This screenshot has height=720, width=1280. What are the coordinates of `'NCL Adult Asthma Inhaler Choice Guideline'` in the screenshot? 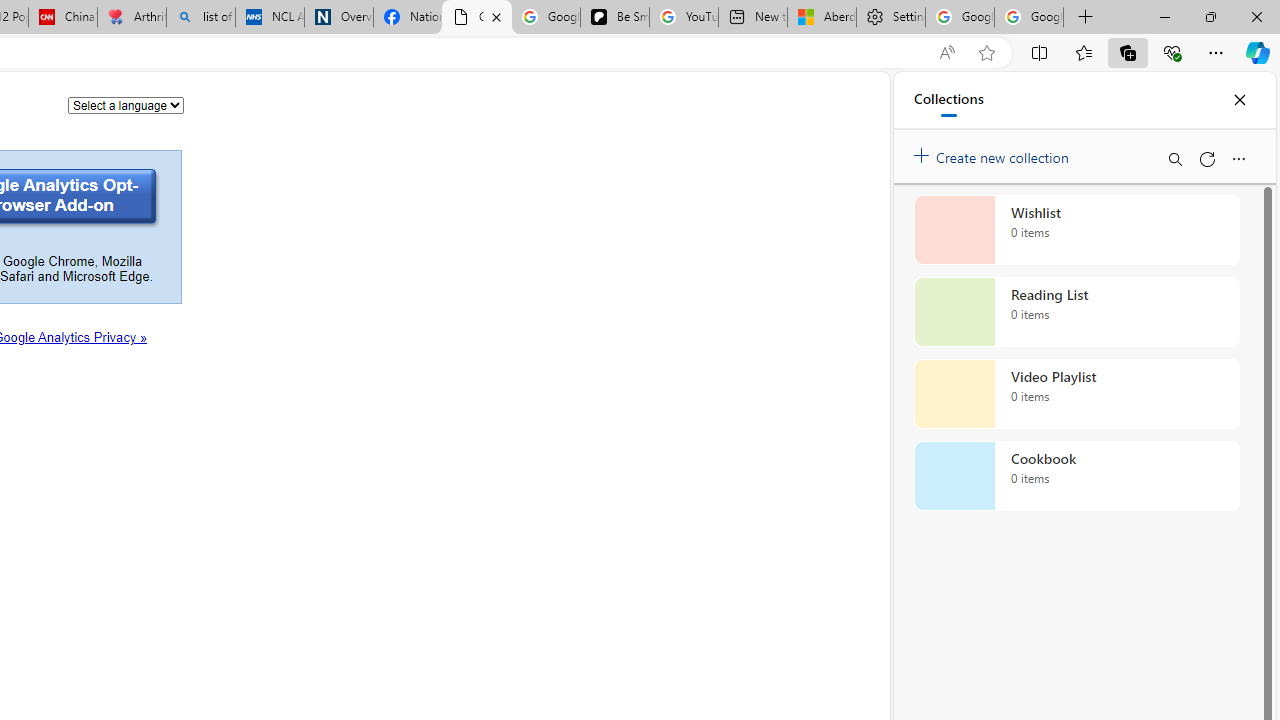 It's located at (269, 17).